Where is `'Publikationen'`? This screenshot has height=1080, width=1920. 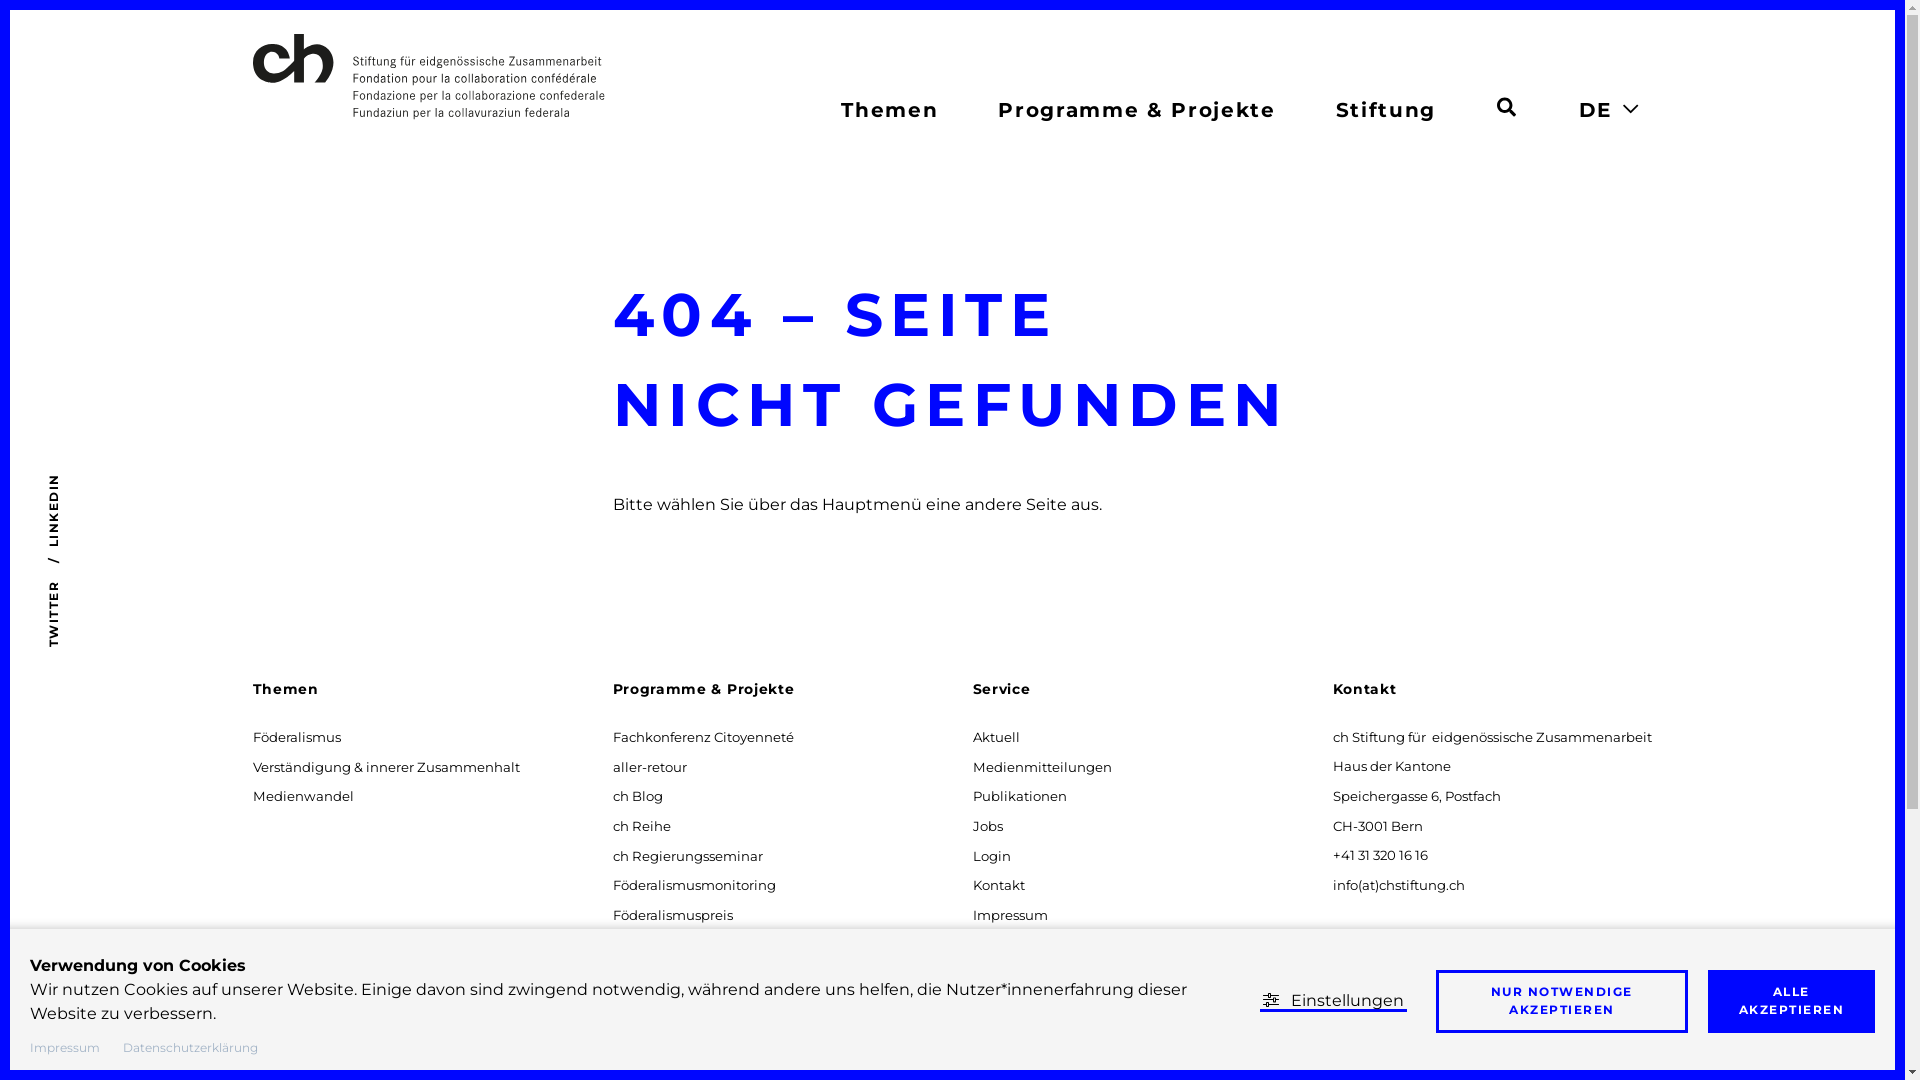 'Publikationen' is located at coordinates (969, 794).